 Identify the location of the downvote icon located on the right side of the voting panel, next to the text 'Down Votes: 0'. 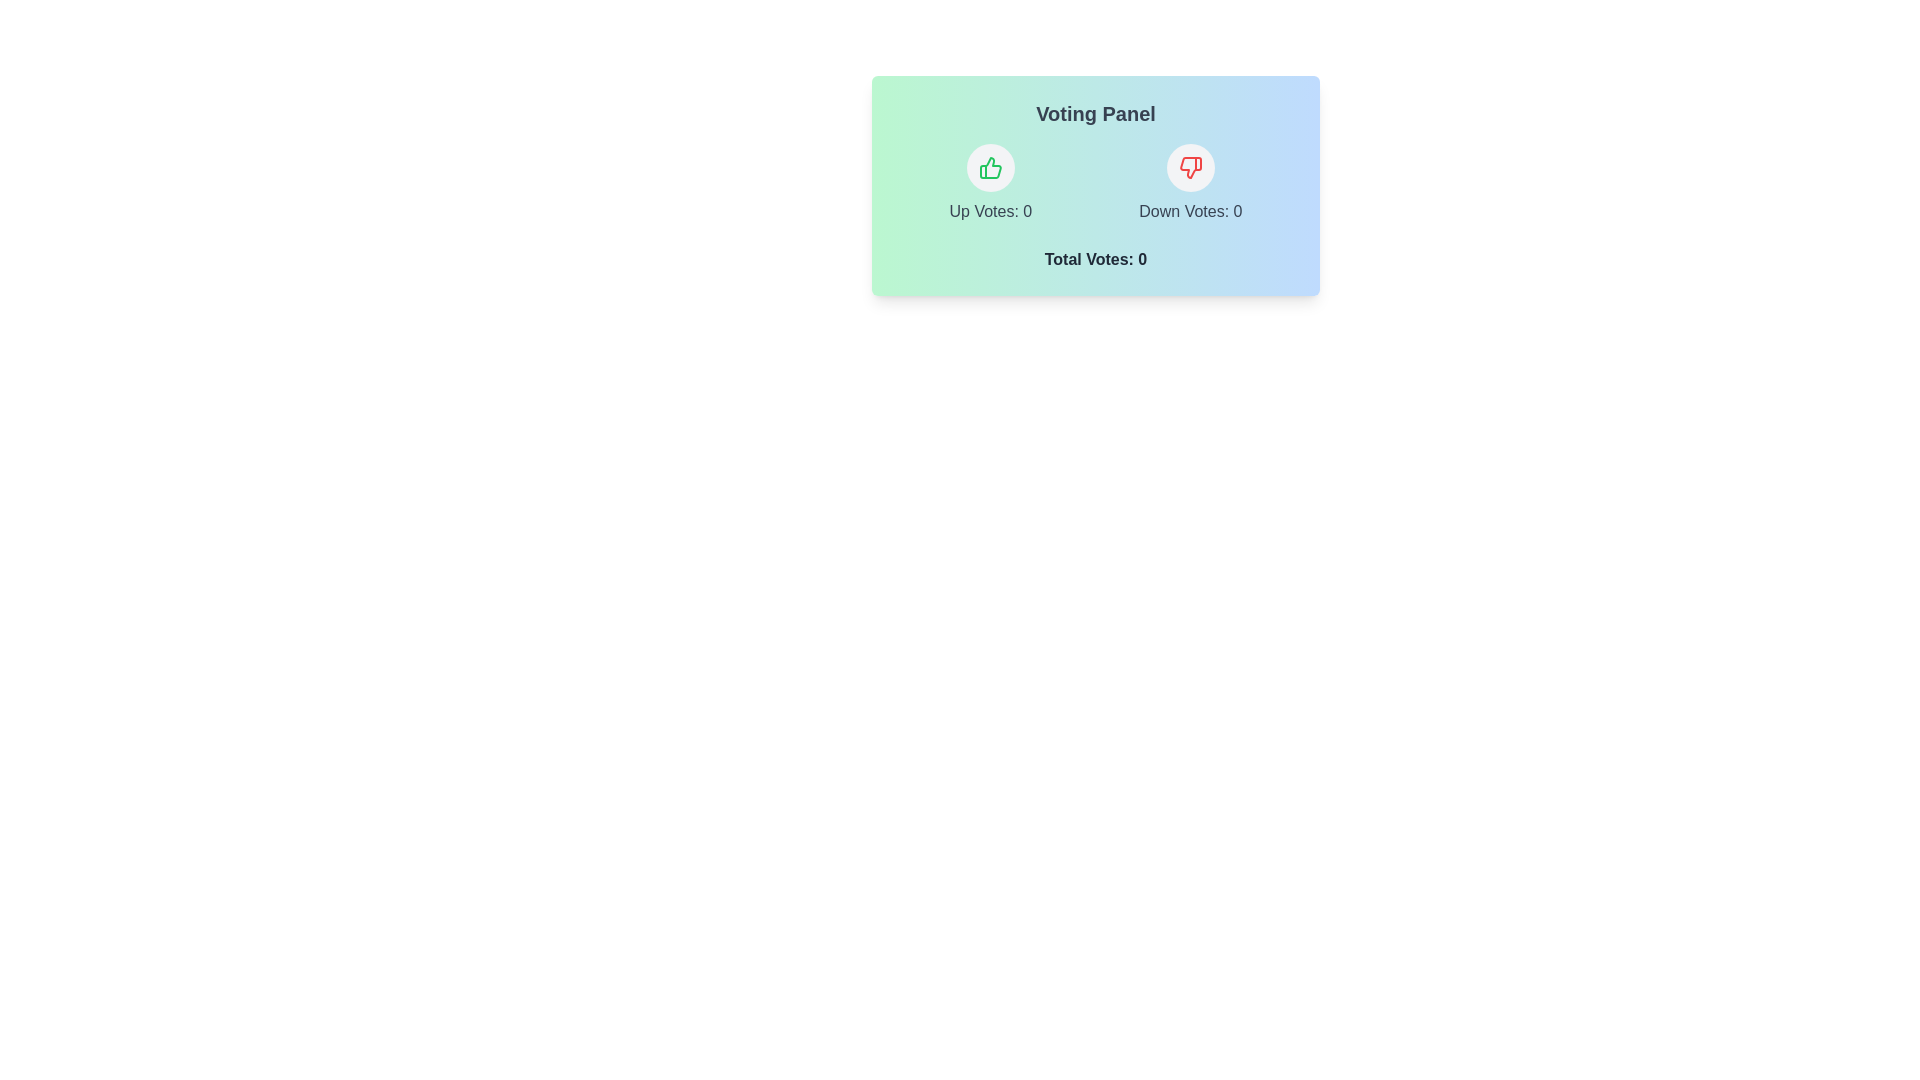
(1190, 167).